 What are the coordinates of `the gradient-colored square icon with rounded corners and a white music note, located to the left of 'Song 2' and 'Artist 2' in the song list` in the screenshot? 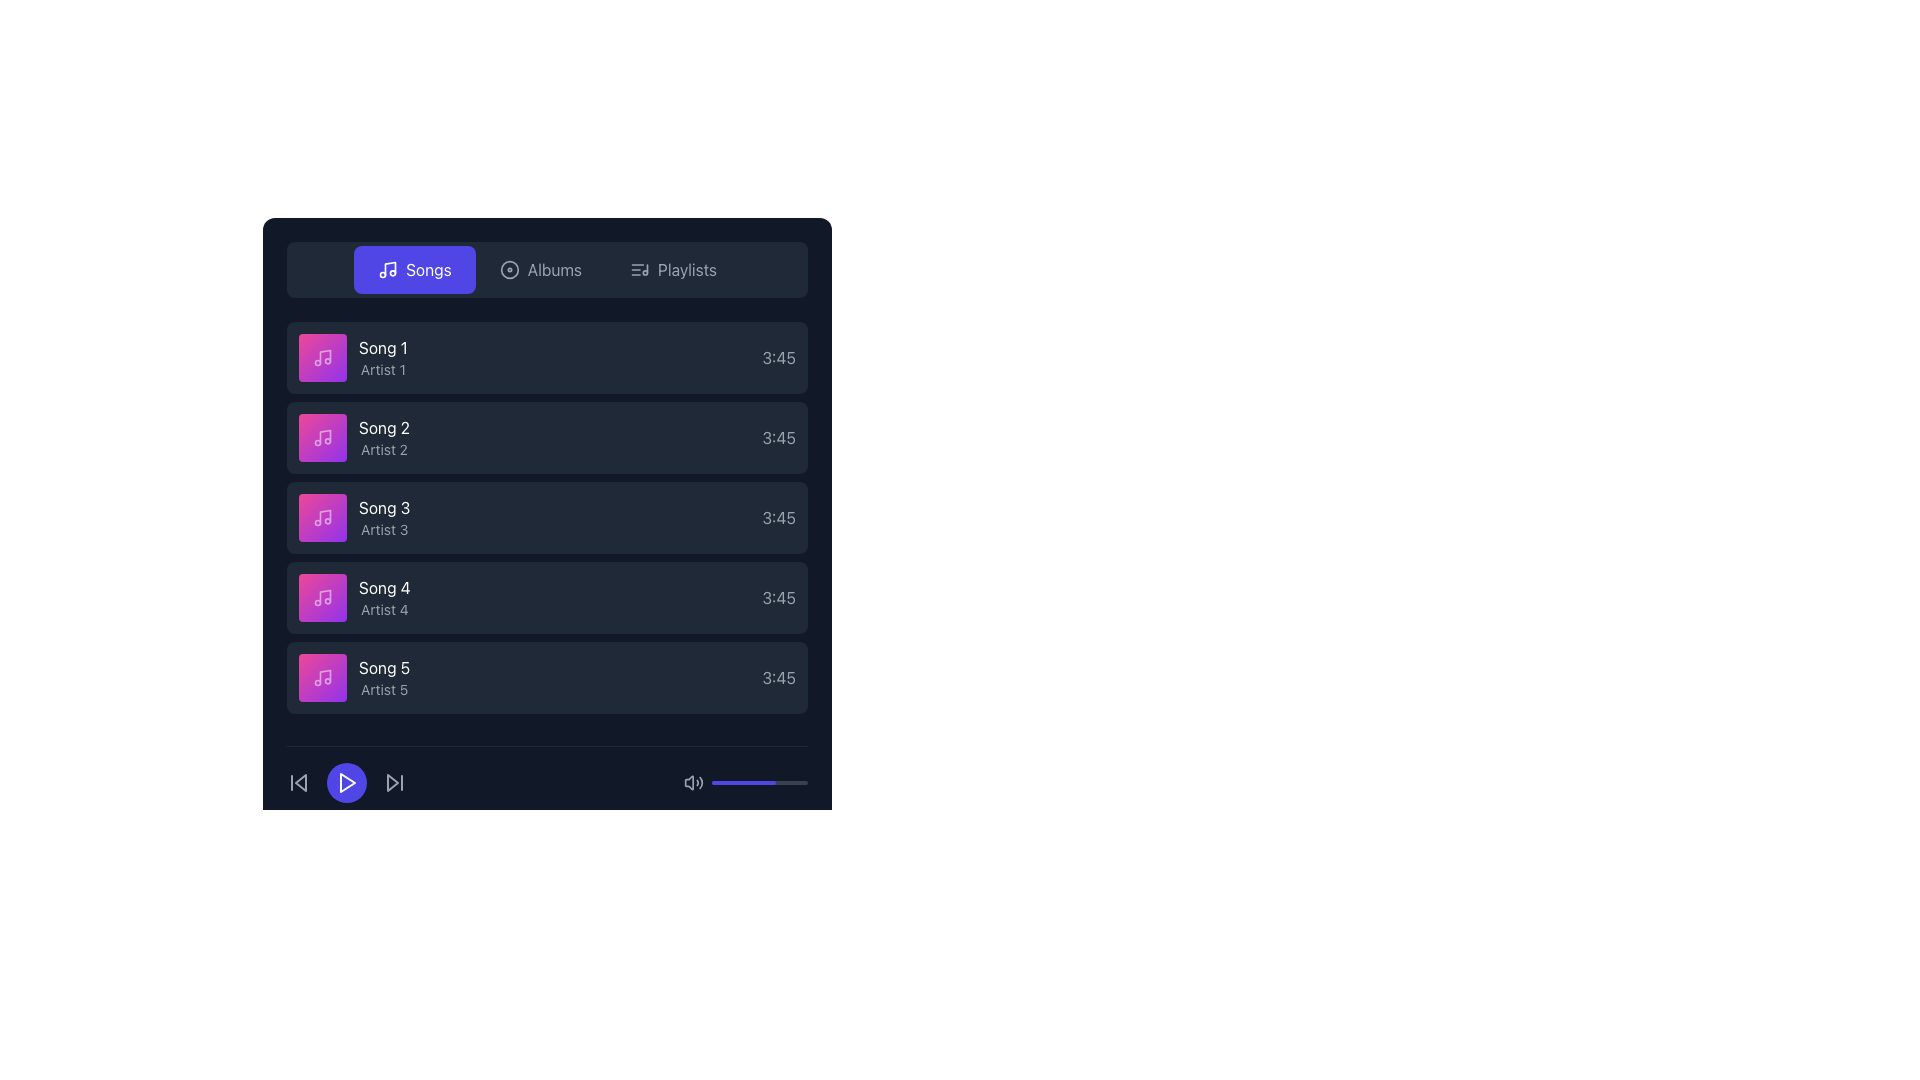 It's located at (322, 437).